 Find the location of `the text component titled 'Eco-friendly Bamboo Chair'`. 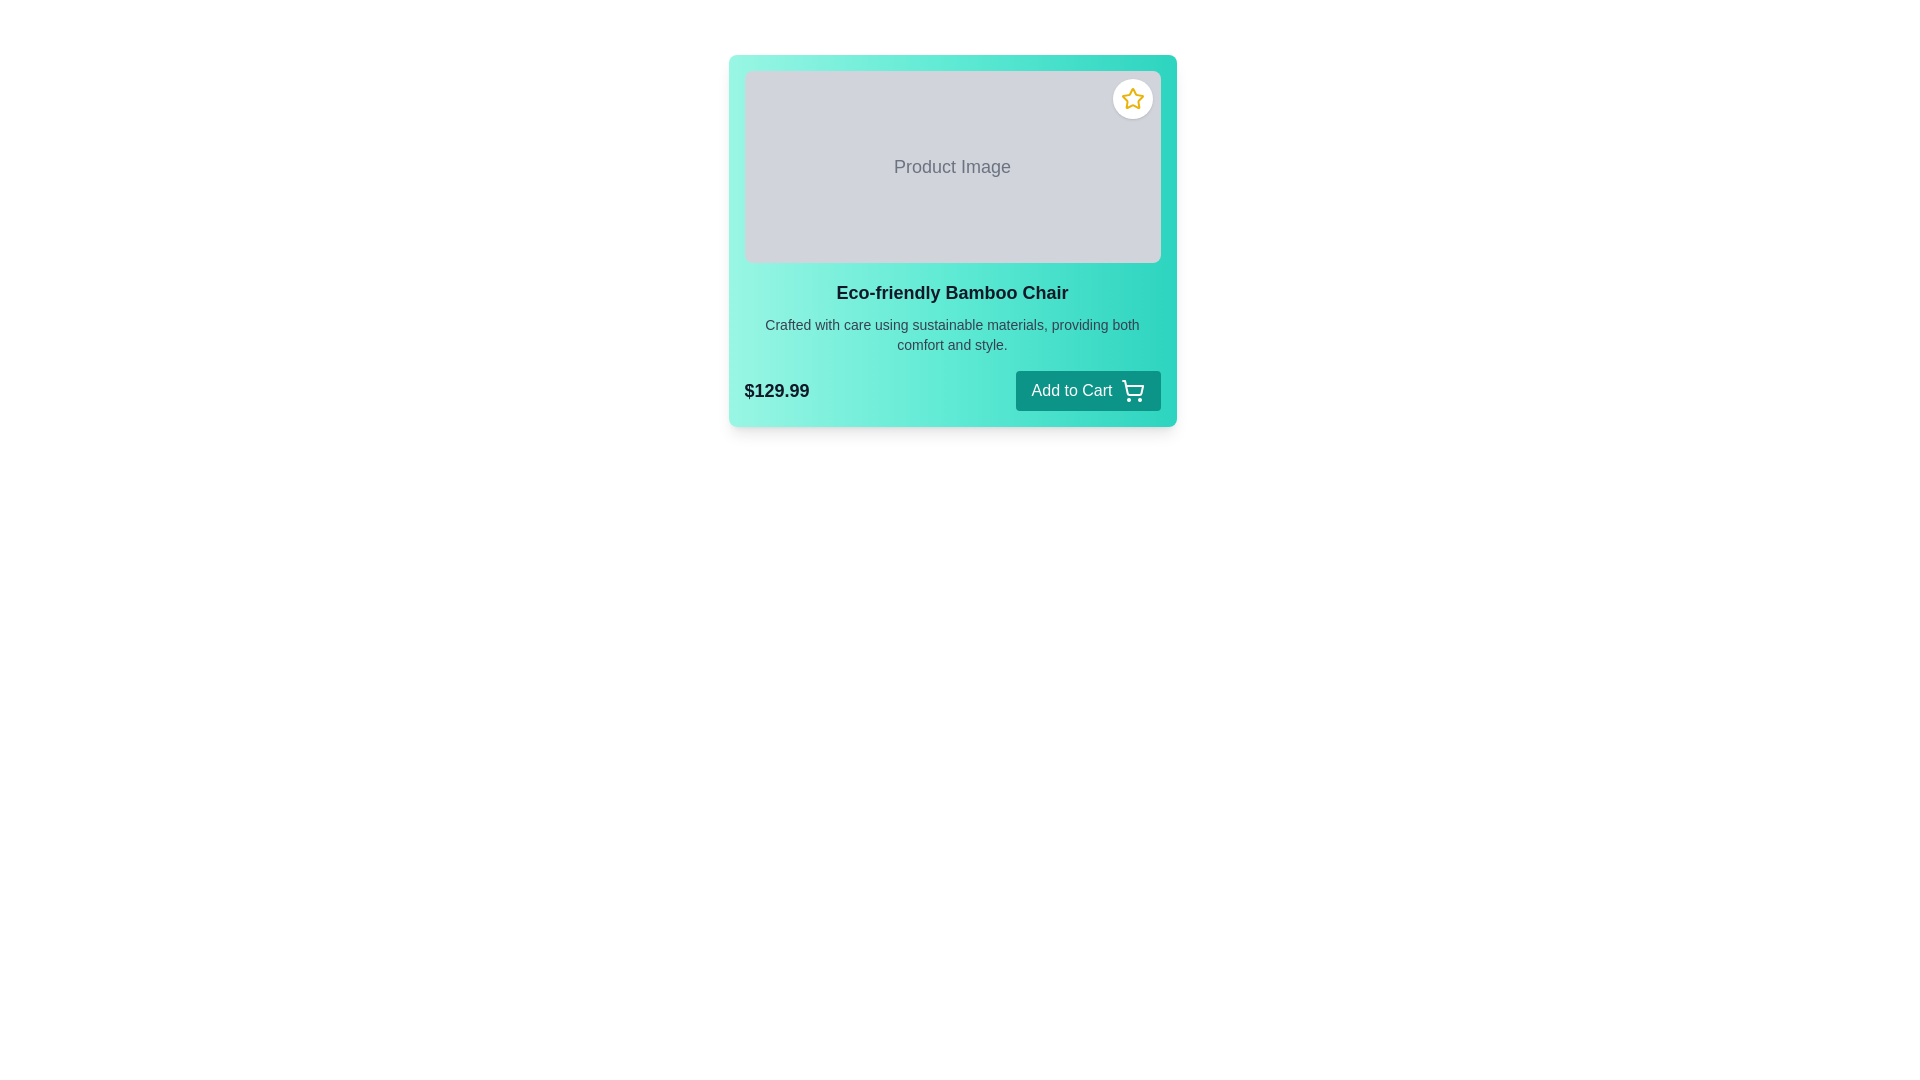

the text component titled 'Eco-friendly Bamboo Chair' is located at coordinates (951, 315).